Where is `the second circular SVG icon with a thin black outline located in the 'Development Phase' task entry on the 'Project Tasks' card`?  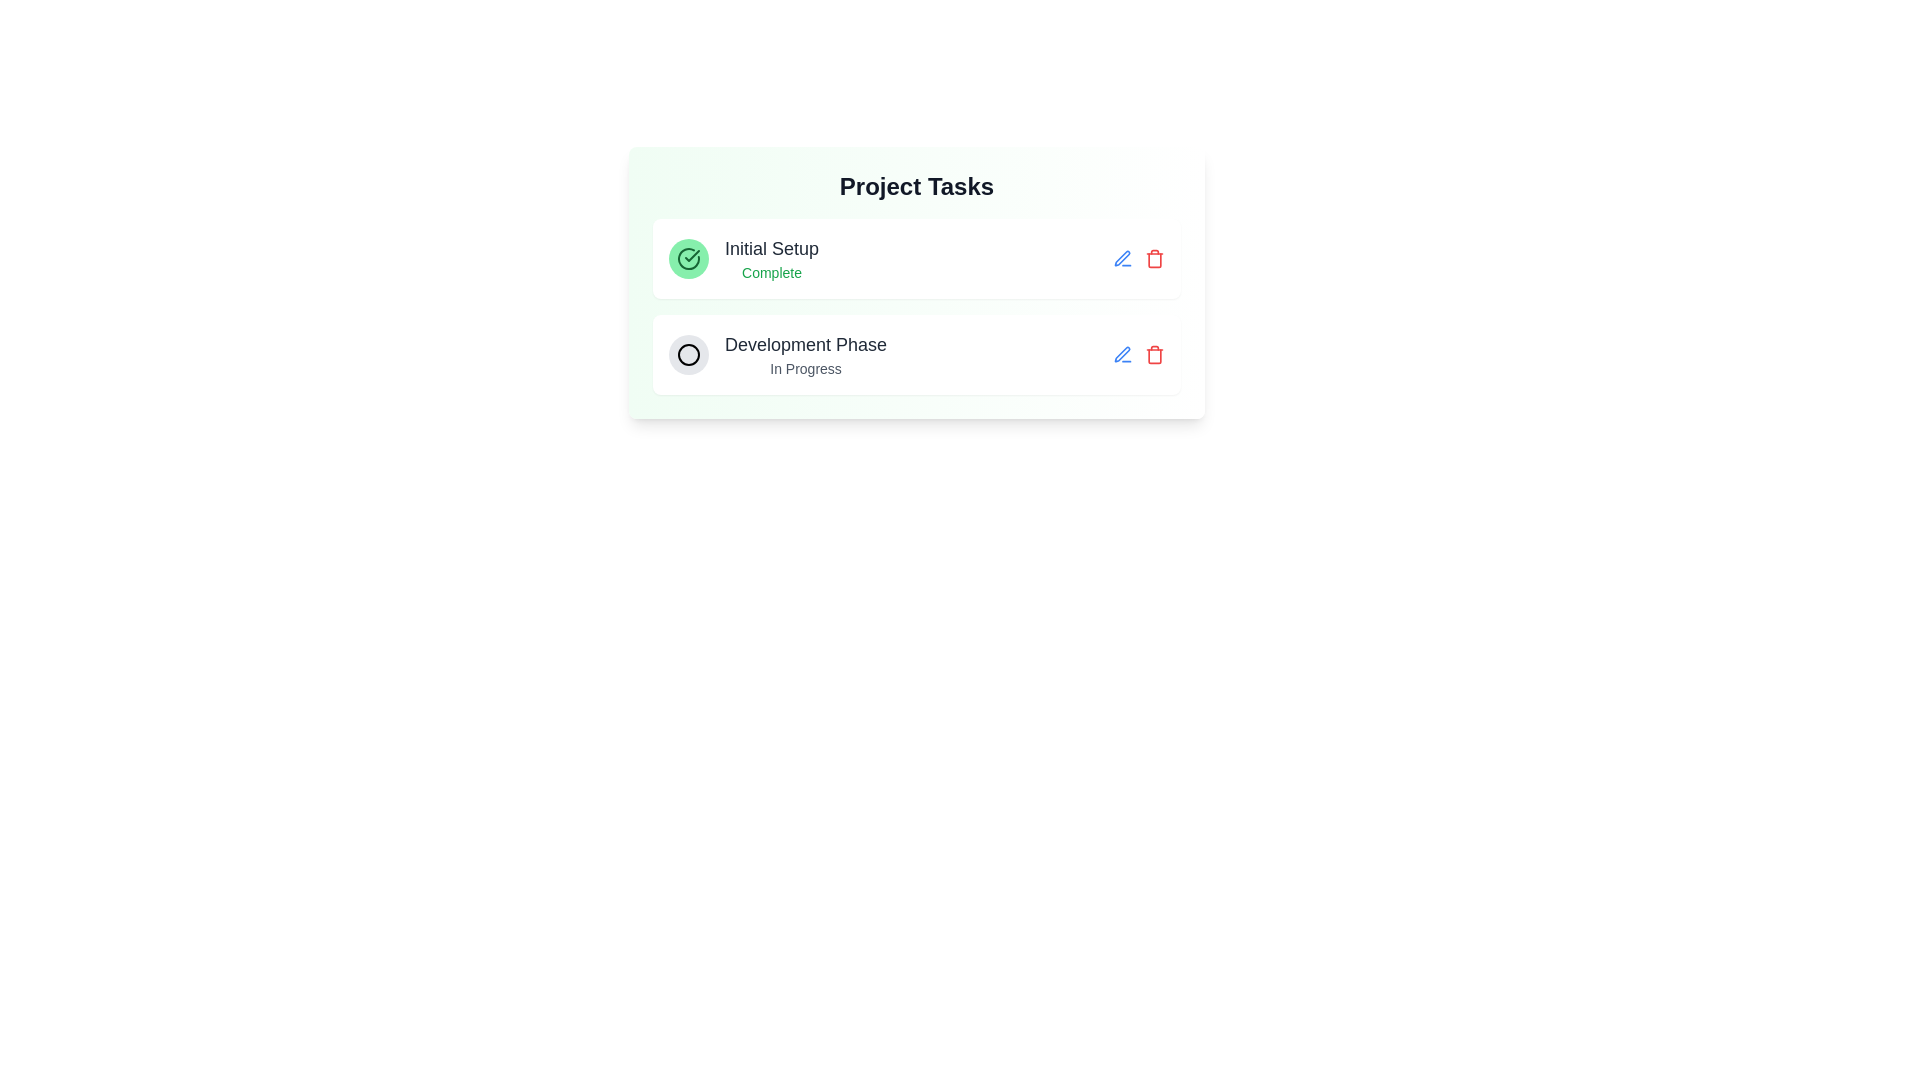 the second circular SVG icon with a thin black outline located in the 'Development Phase' task entry on the 'Project Tasks' card is located at coordinates (689, 353).